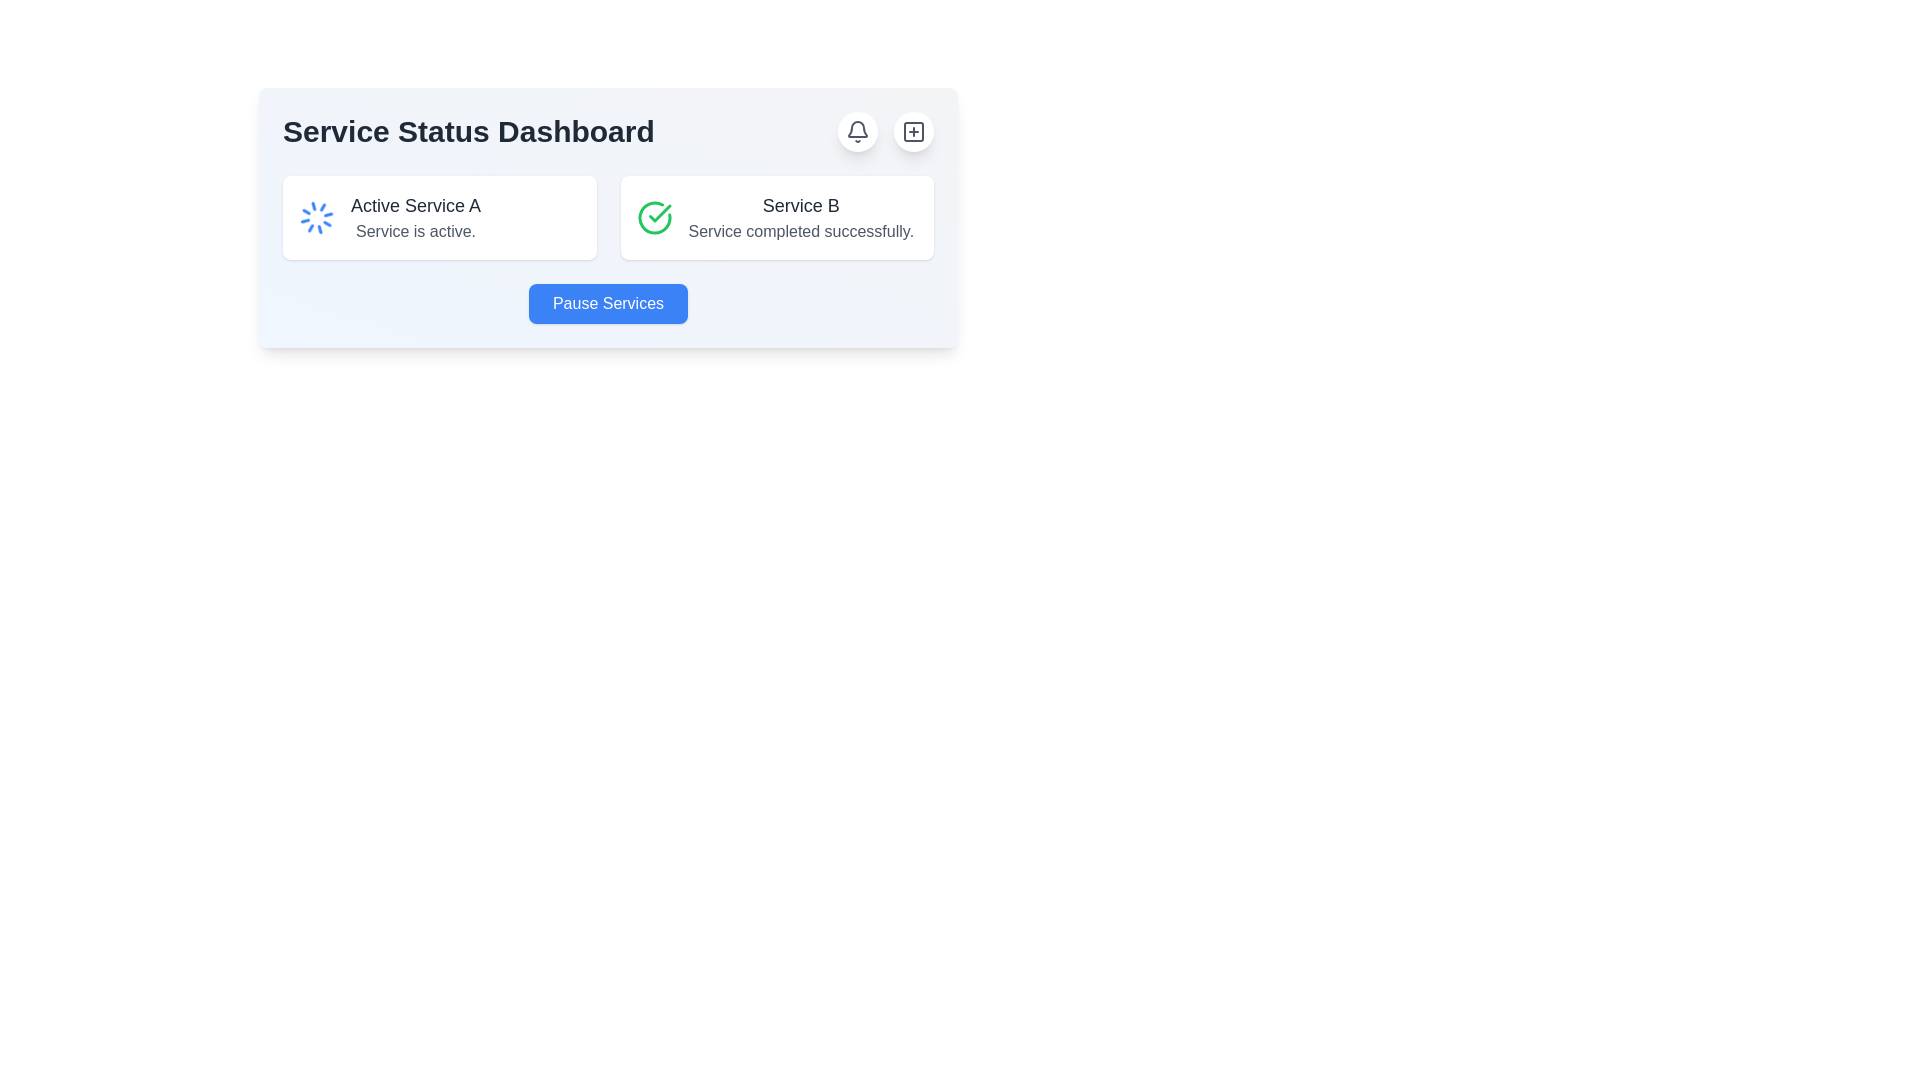 This screenshot has width=1920, height=1080. What do you see at coordinates (858, 131) in the screenshot?
I see `the bell icon in the top-right corner of the dashboard` at bounding box center [858, 131].